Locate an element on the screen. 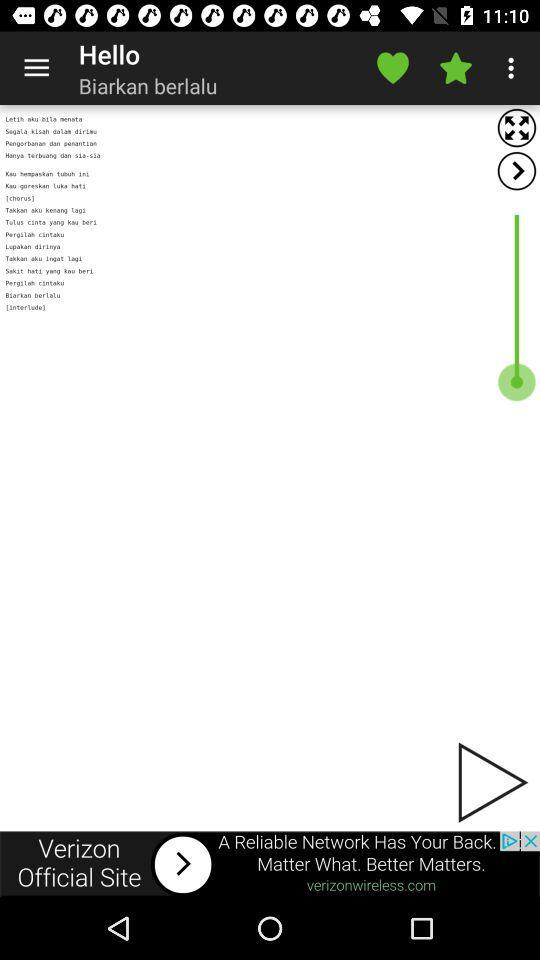 Image resolution: width=540 pixels, height=960 pixels. zoom out is located at coordinates (516, 127).